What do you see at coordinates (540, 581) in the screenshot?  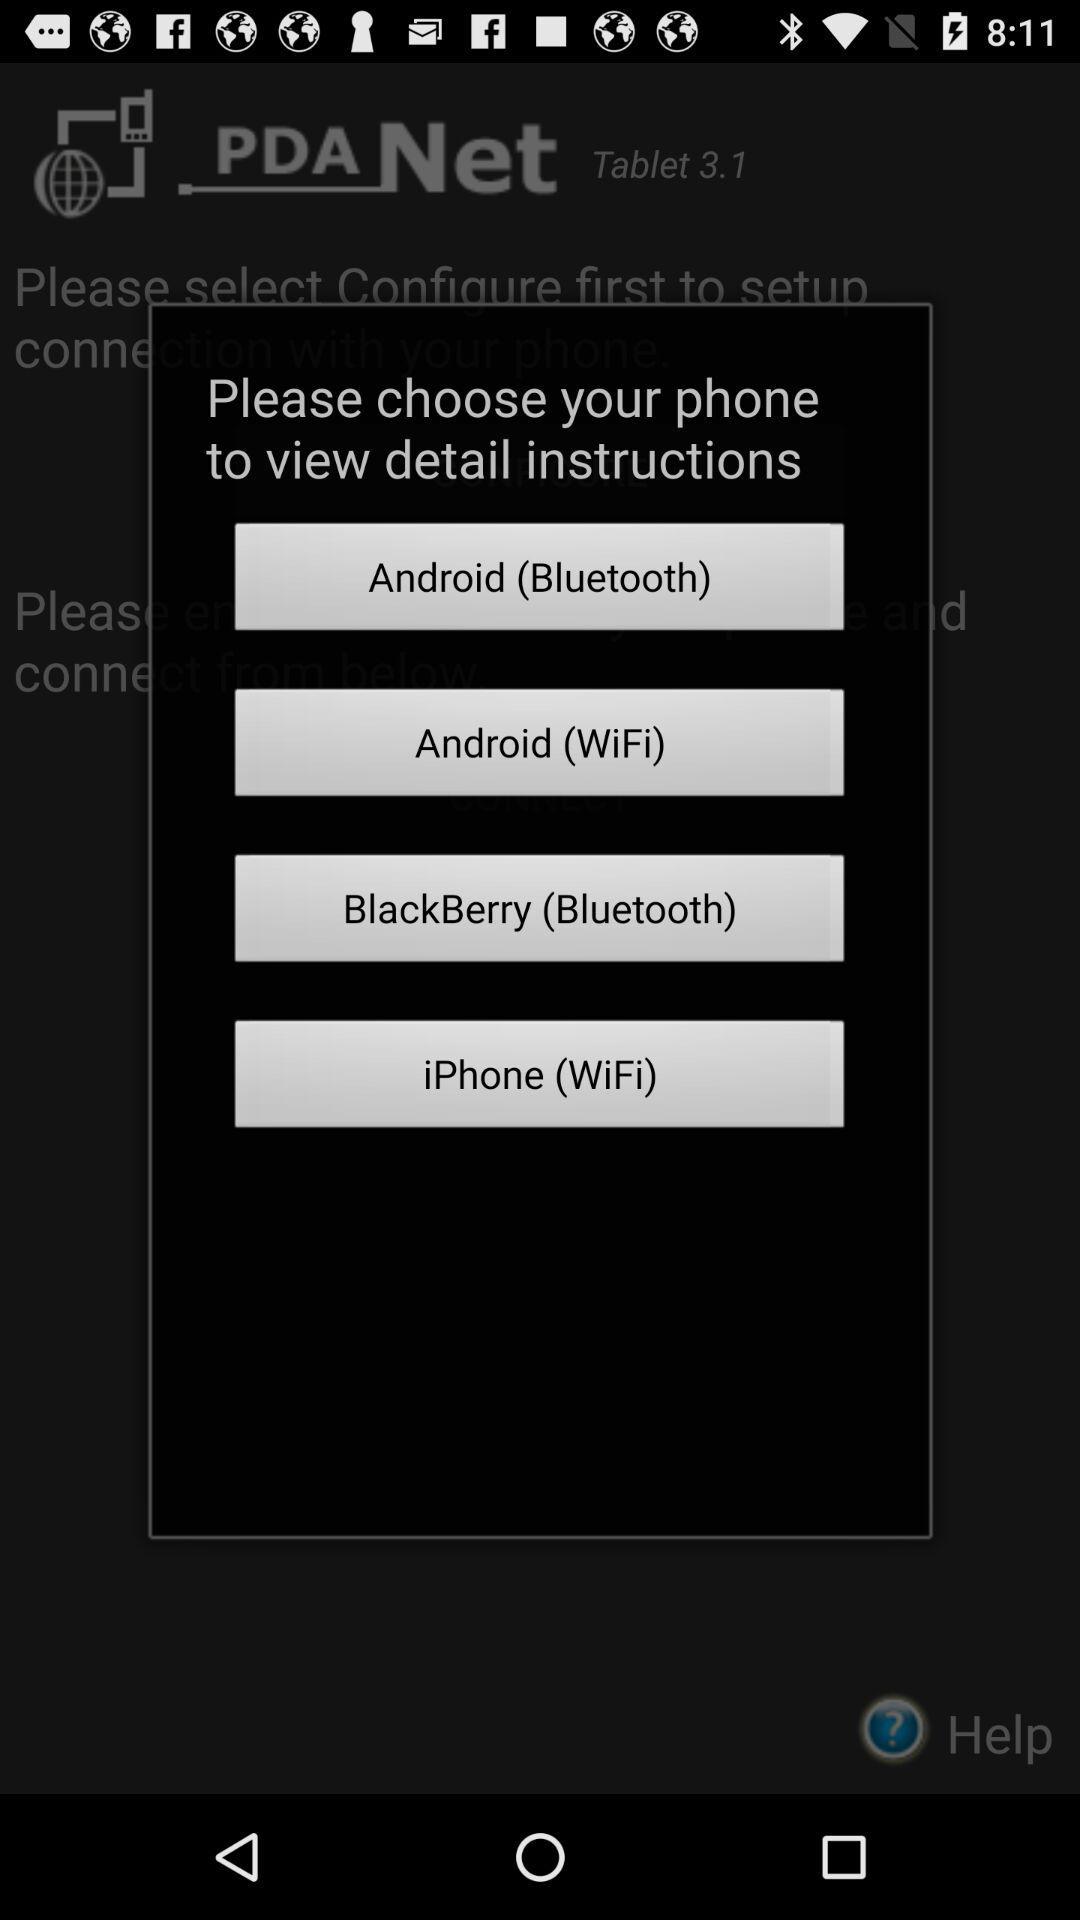 I see `android (bluetooth) button` at bounding box center [540, 581].